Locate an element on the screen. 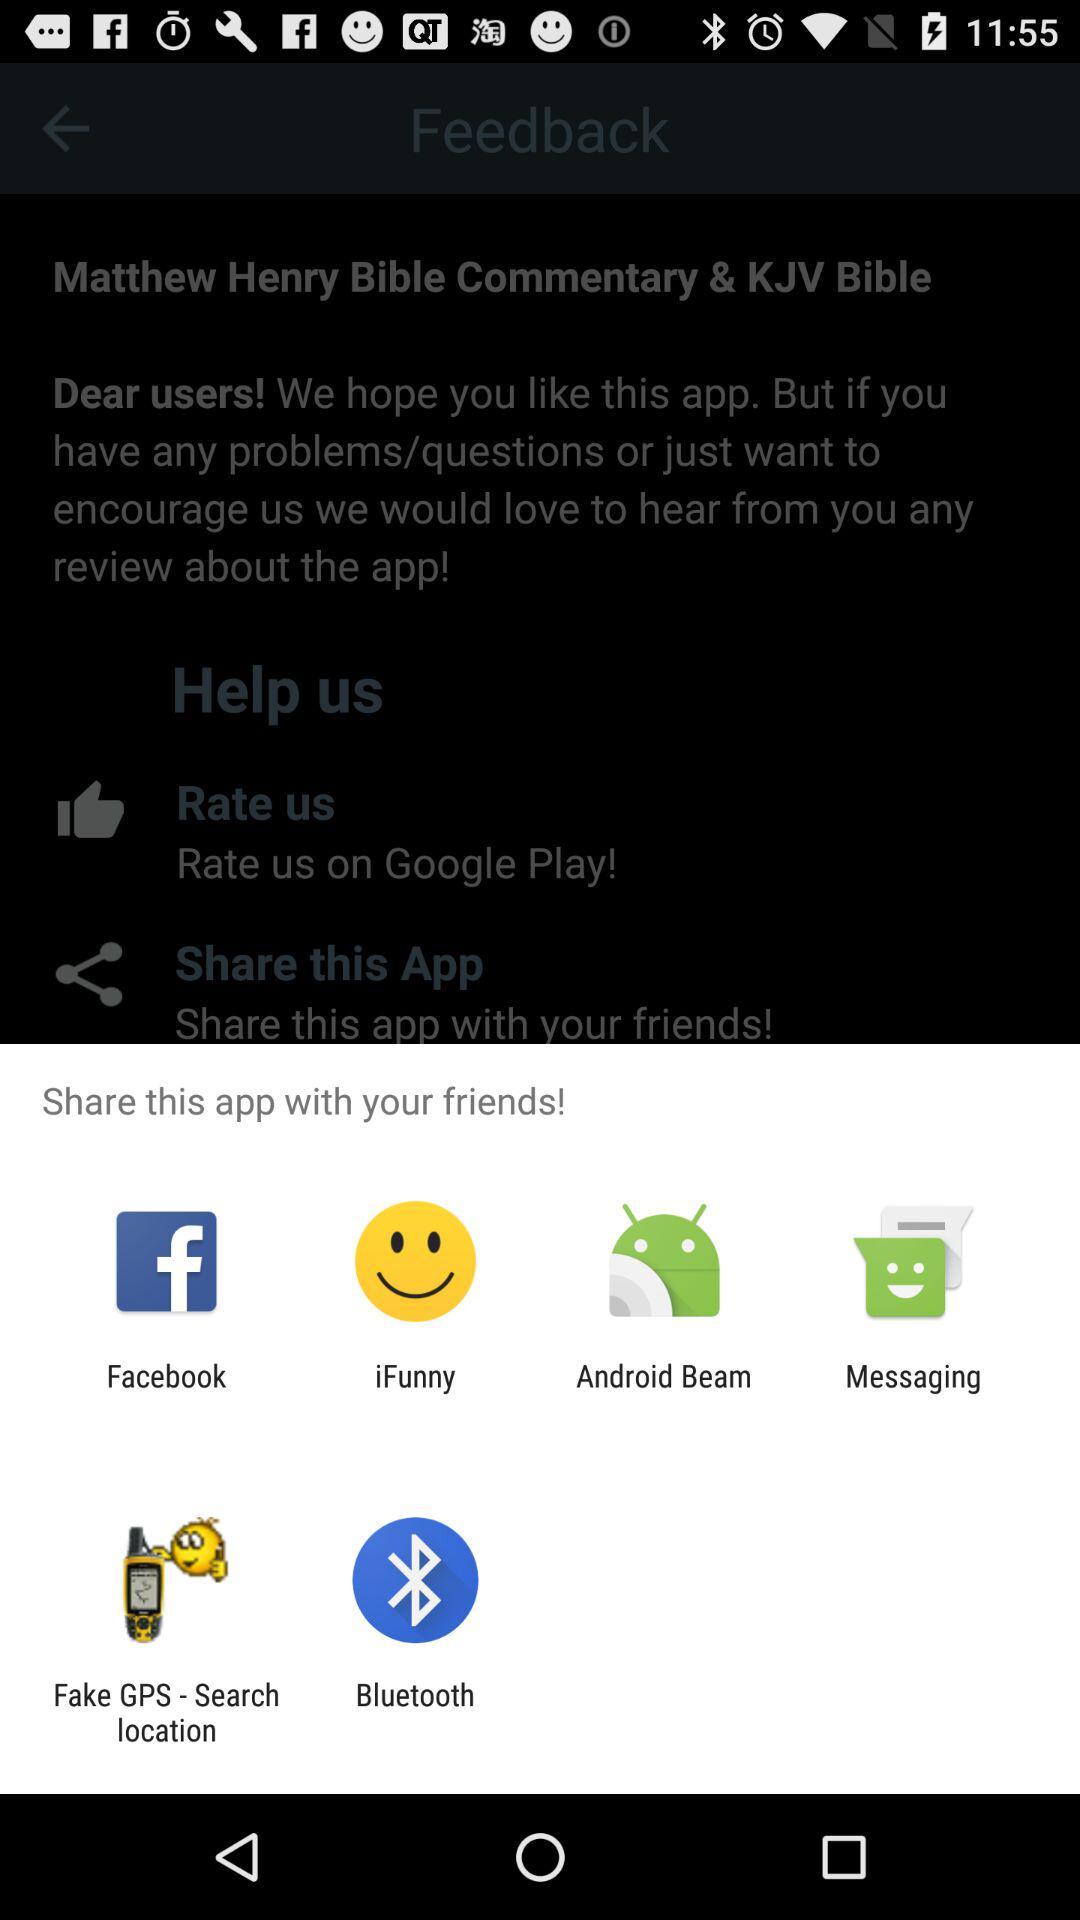 This screenshot has width=1080, height=1920. the android beam item is located at coordinates (664, 1392).